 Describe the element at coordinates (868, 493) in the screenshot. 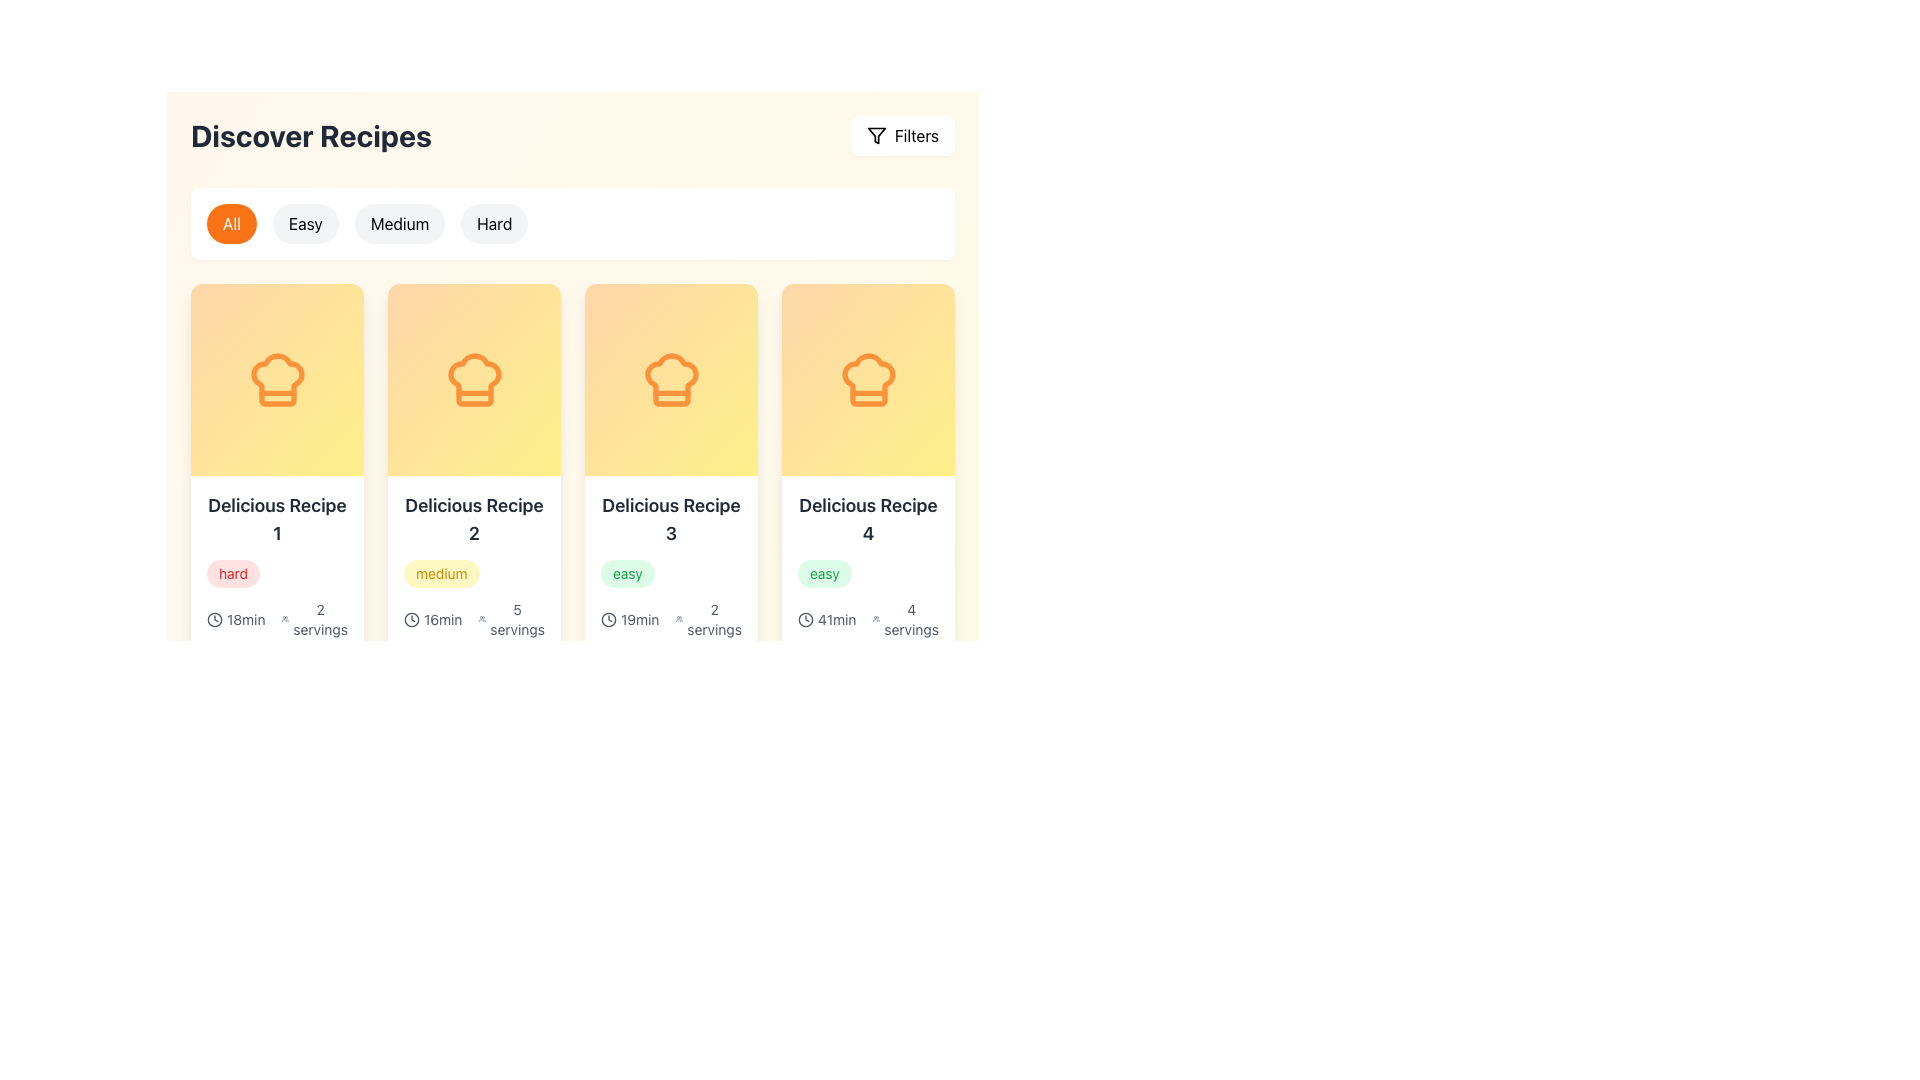

I see `the fourth recipe card in the grid layout` at that location.